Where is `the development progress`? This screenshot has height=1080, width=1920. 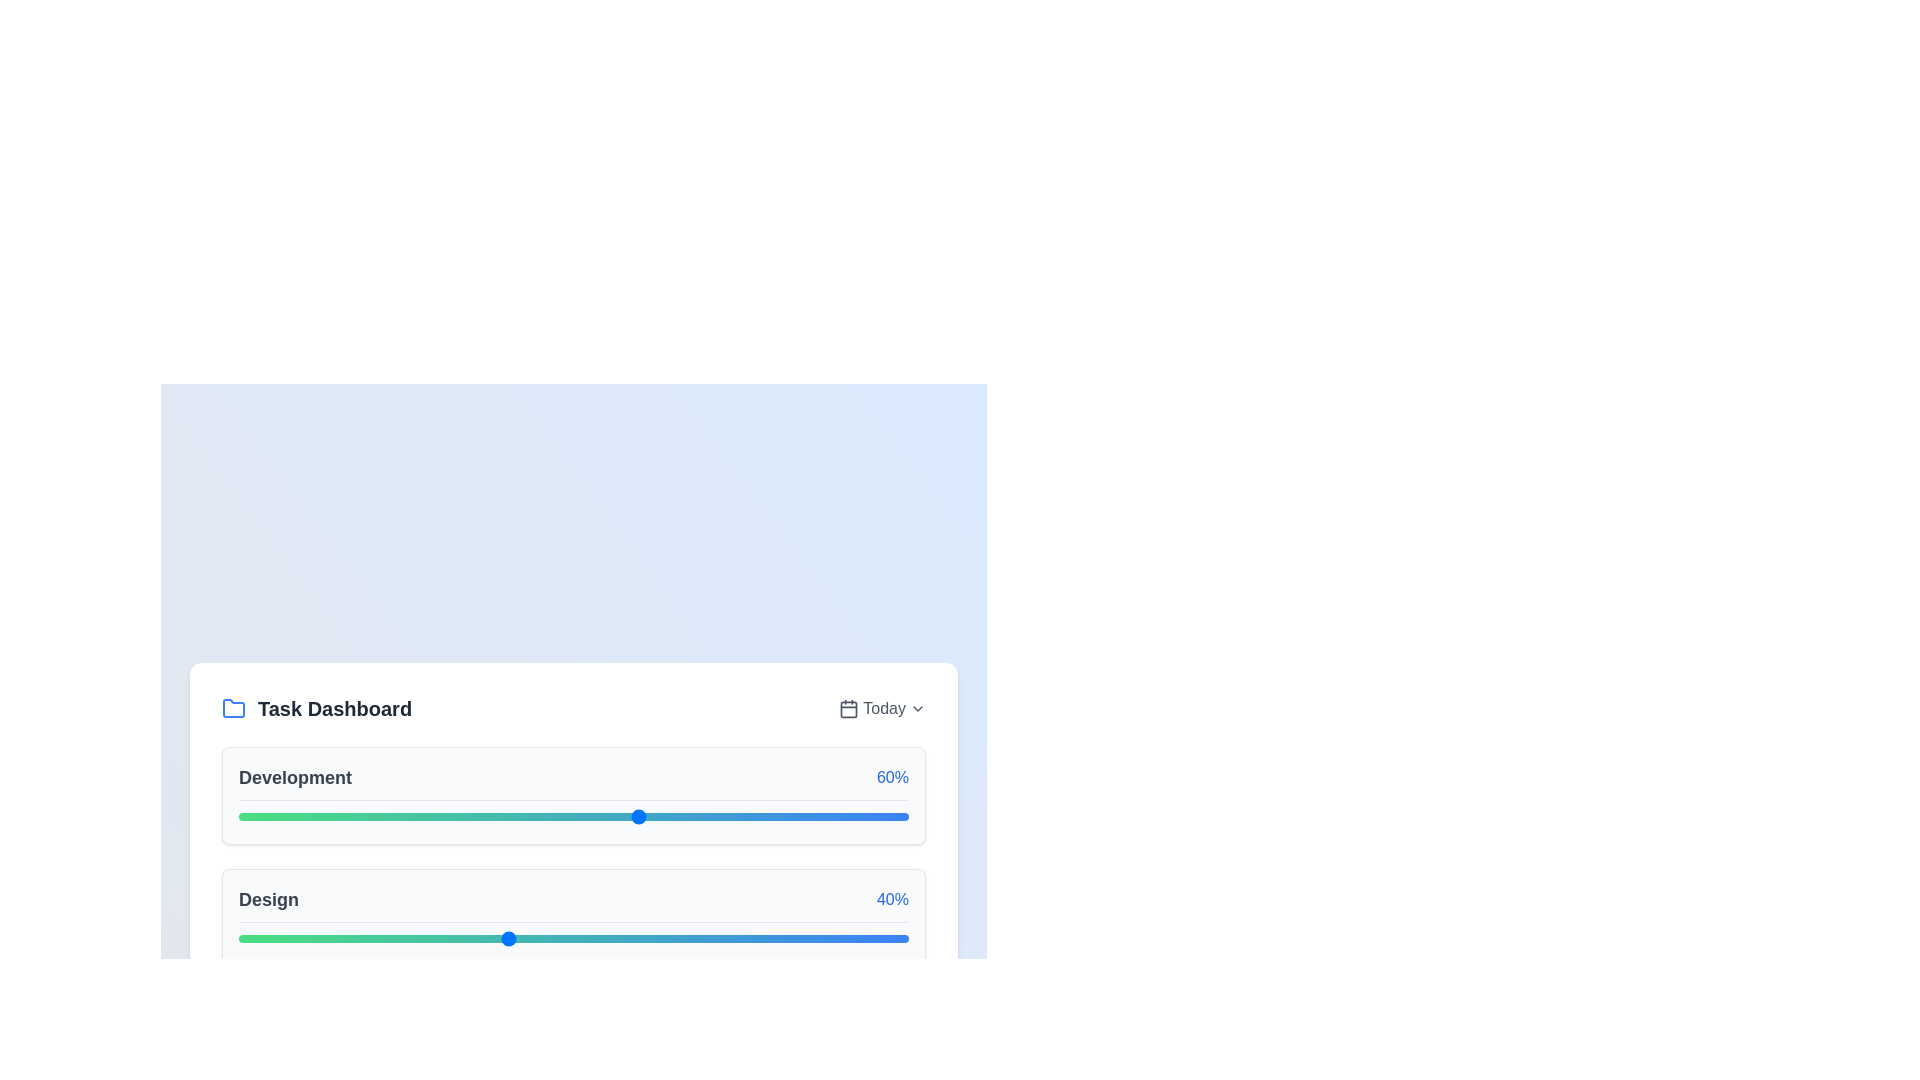 the development progress is located at coordinates (439, 817).